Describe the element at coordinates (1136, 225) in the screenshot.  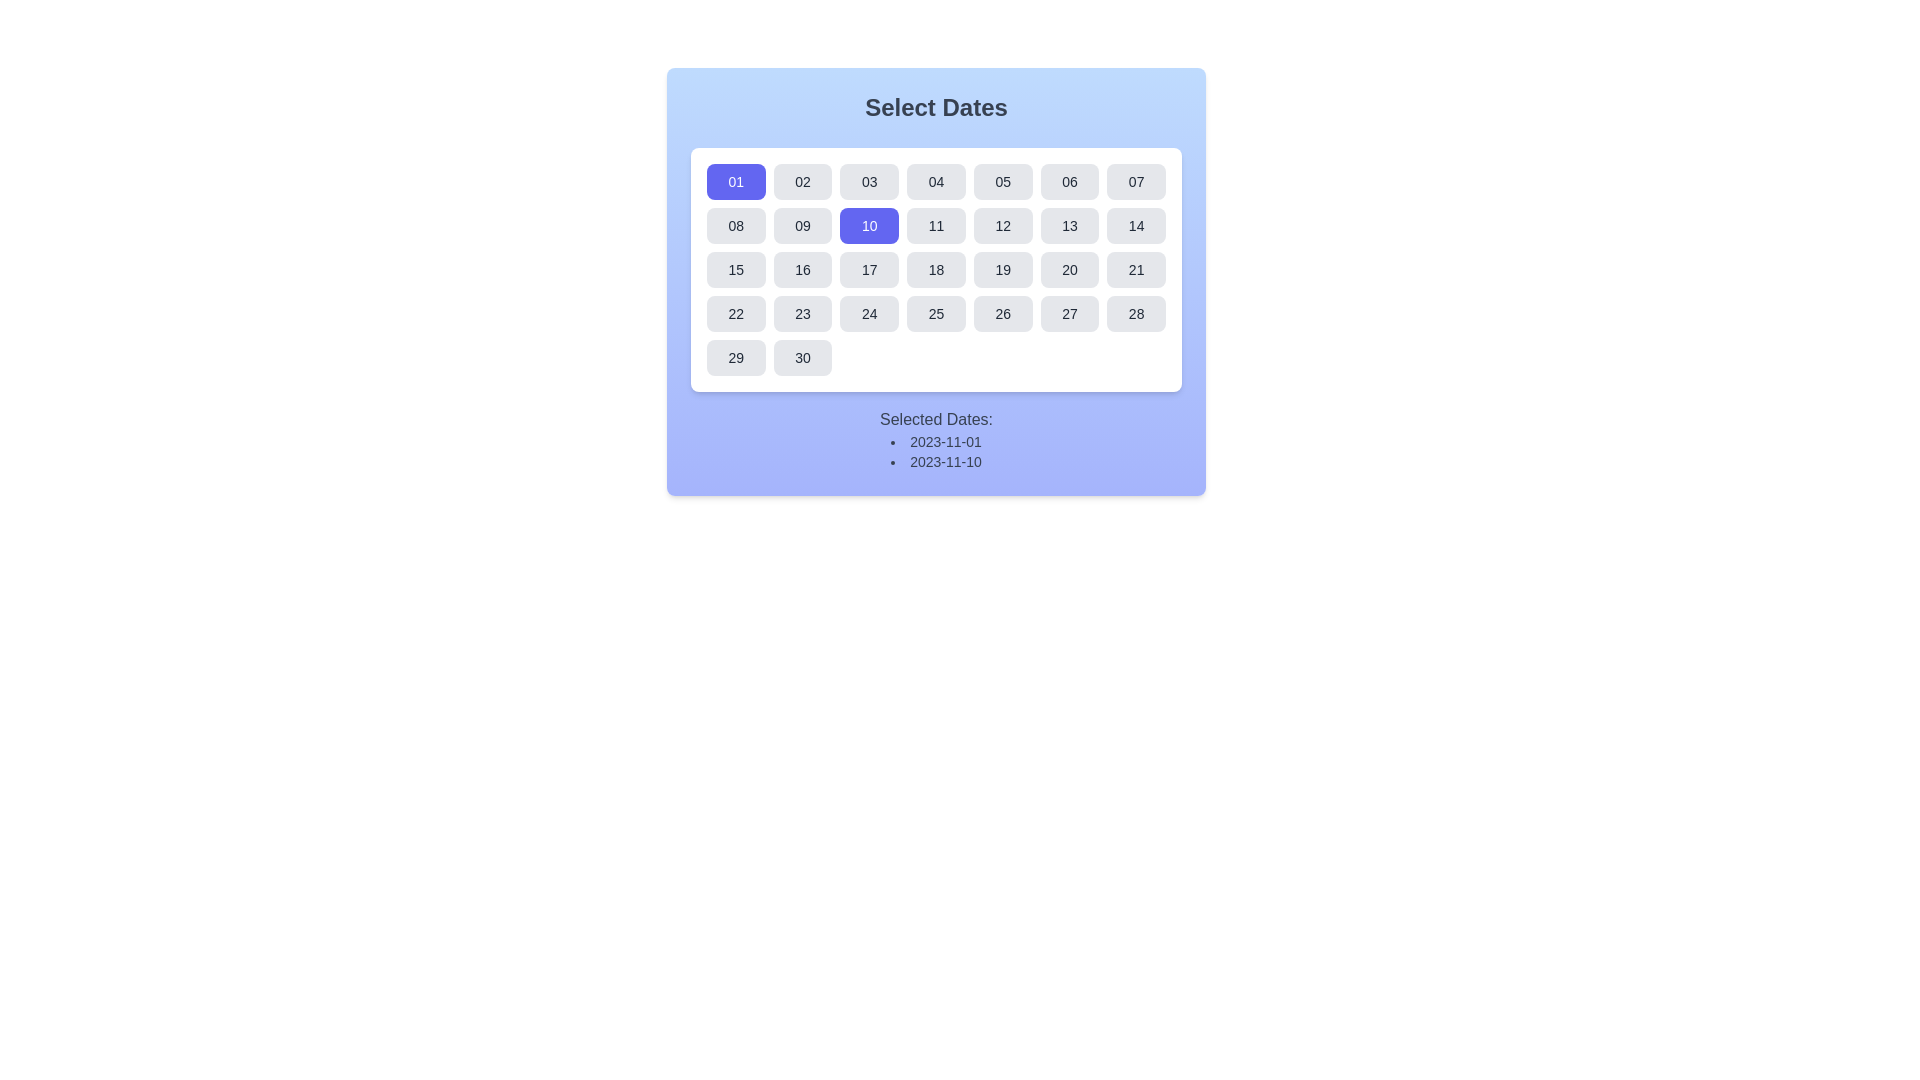
I see `the button that allows users` at that location.